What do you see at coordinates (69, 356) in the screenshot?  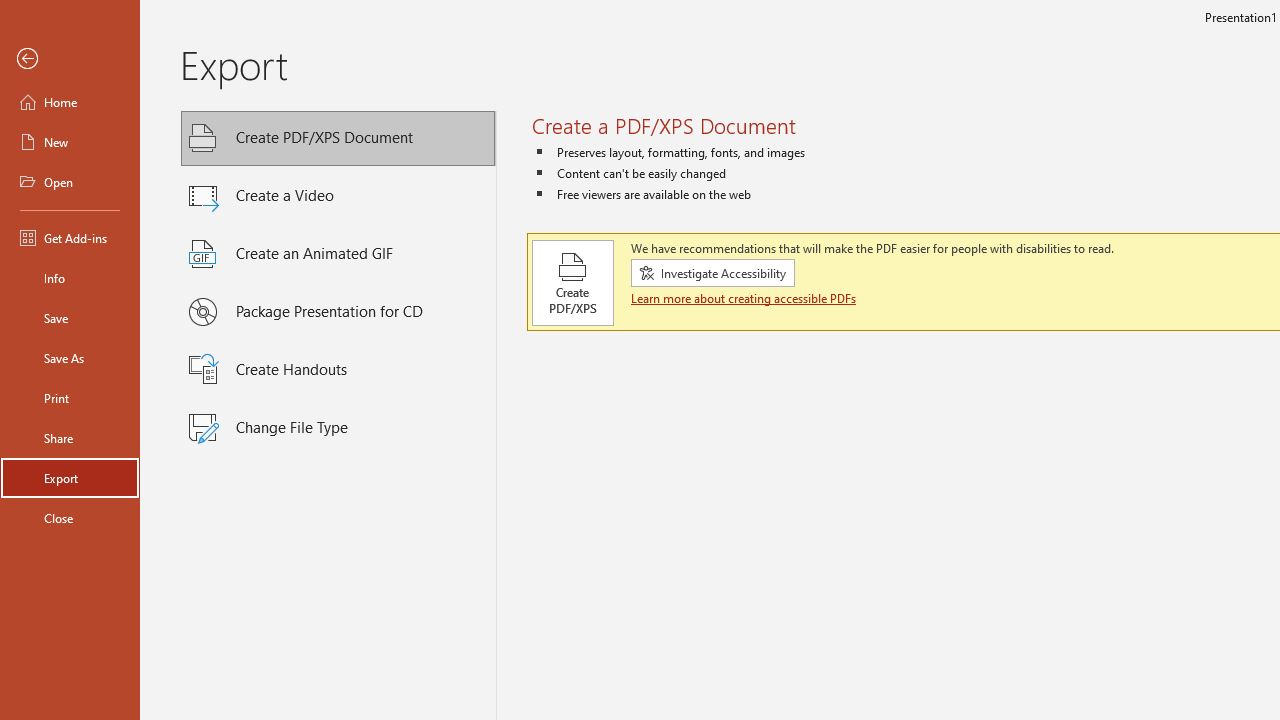 I see `'Save As'` at bounding box center [69, 356].